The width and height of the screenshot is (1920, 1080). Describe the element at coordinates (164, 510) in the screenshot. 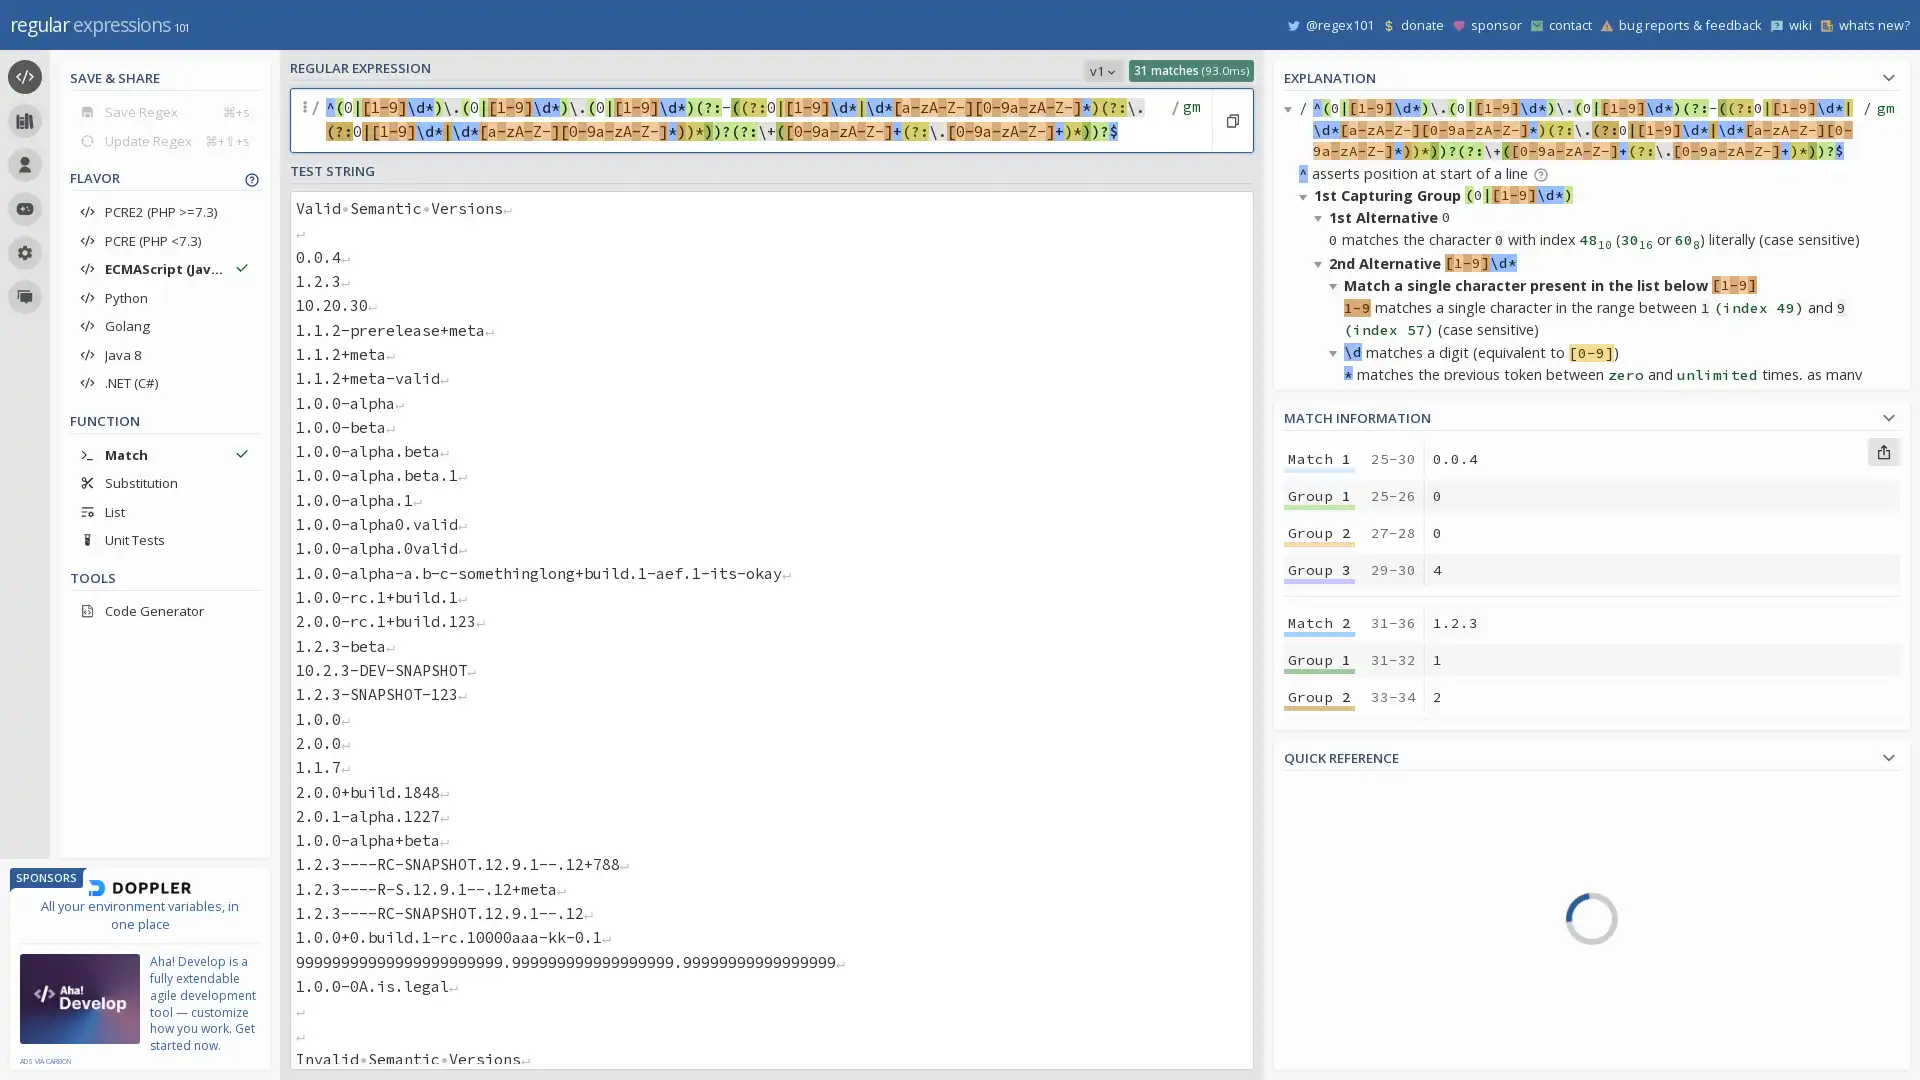

I see `List` at that location.